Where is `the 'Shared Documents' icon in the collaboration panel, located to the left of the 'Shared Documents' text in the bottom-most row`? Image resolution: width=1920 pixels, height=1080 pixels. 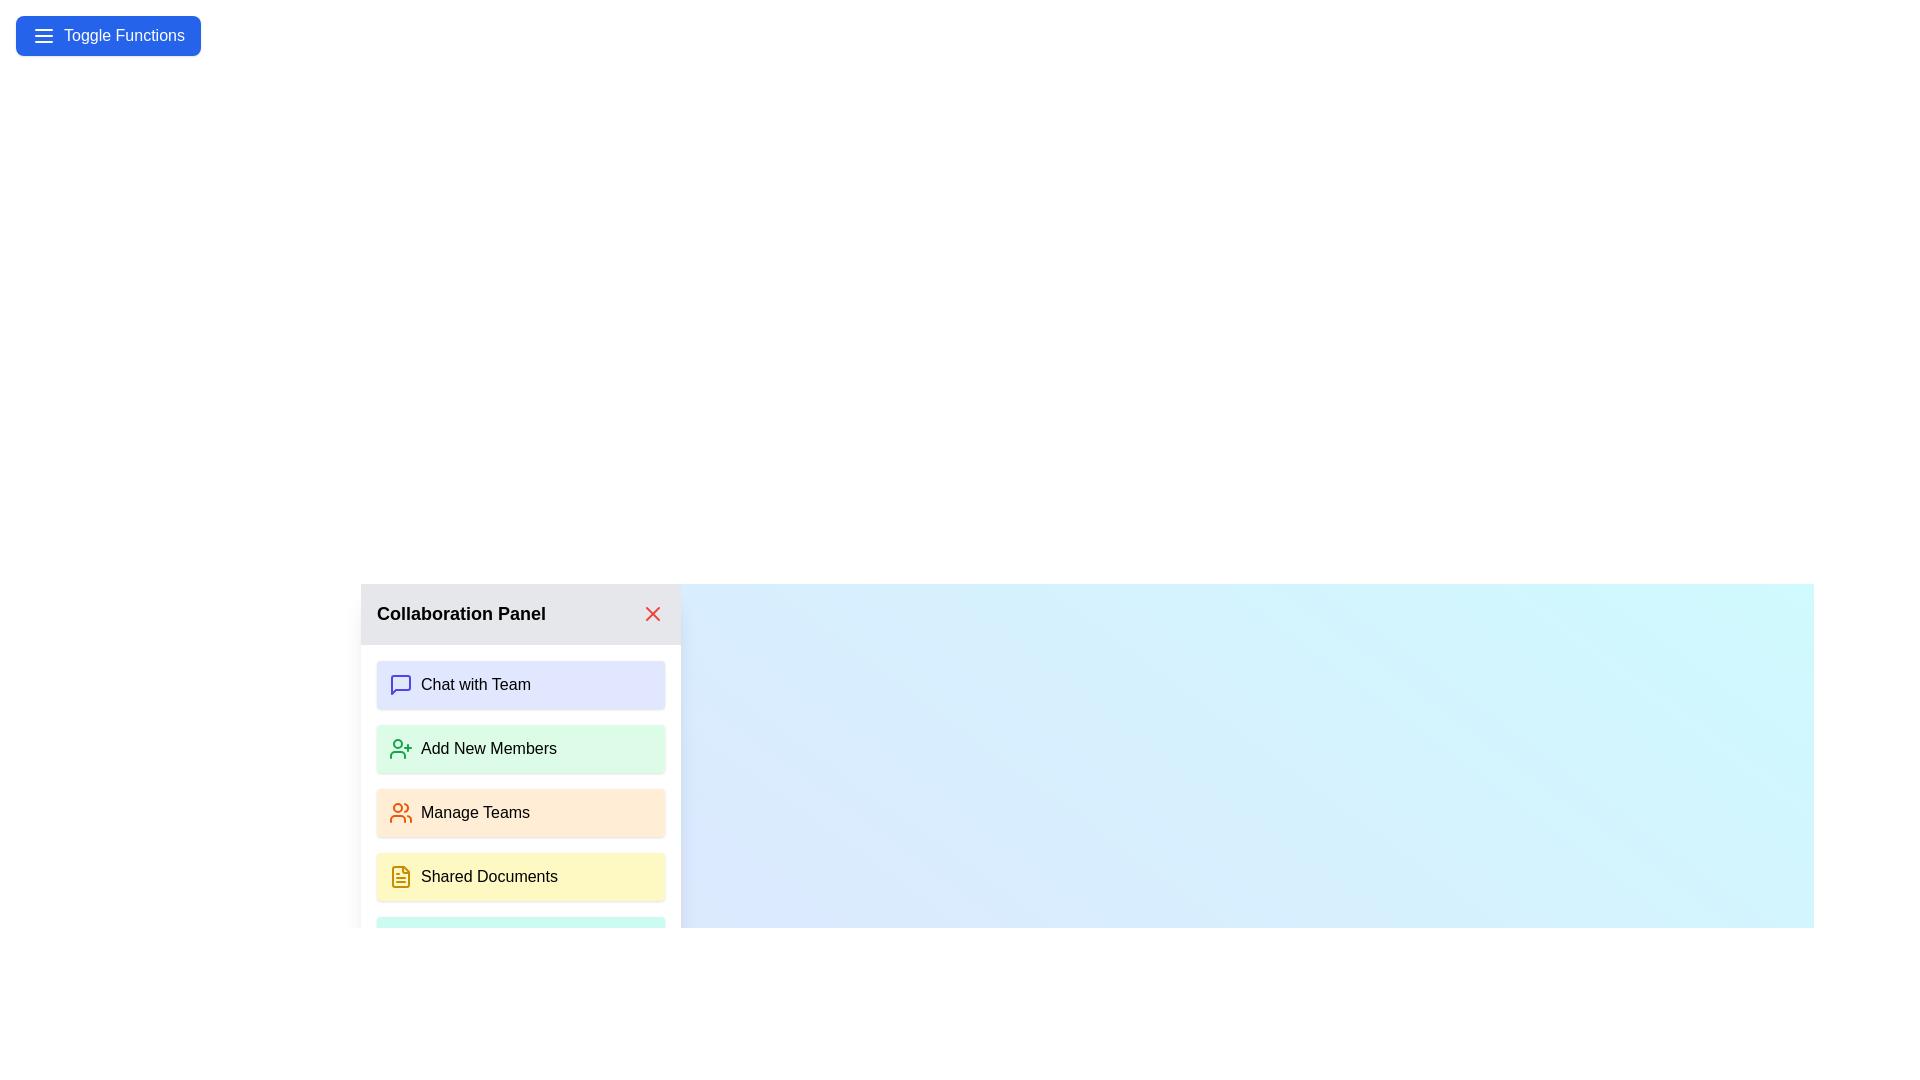
the 'Shared Documents' icon in the collaboration panel, located to the left of the 'Shared Documents' text in the bottom-most row is located at coordinates (400, 875).